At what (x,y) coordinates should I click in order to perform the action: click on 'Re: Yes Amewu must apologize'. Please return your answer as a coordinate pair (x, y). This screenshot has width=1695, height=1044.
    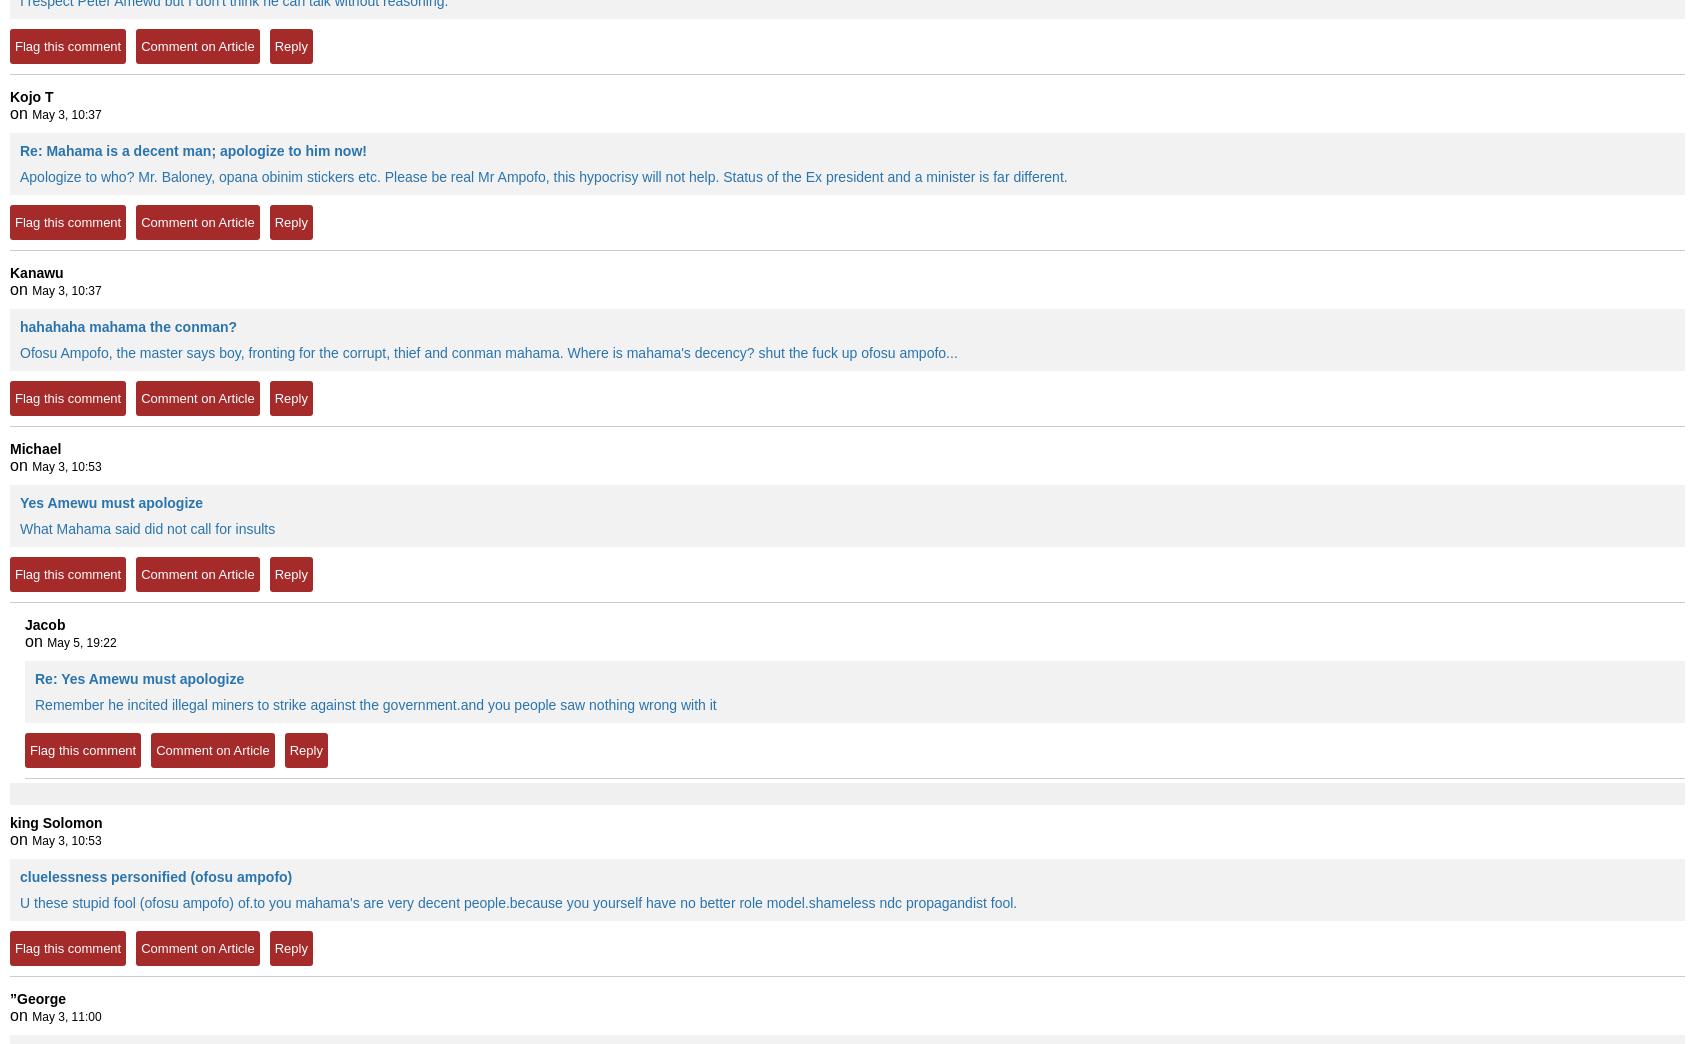
    Looking at the image, I should click on (139, 678).